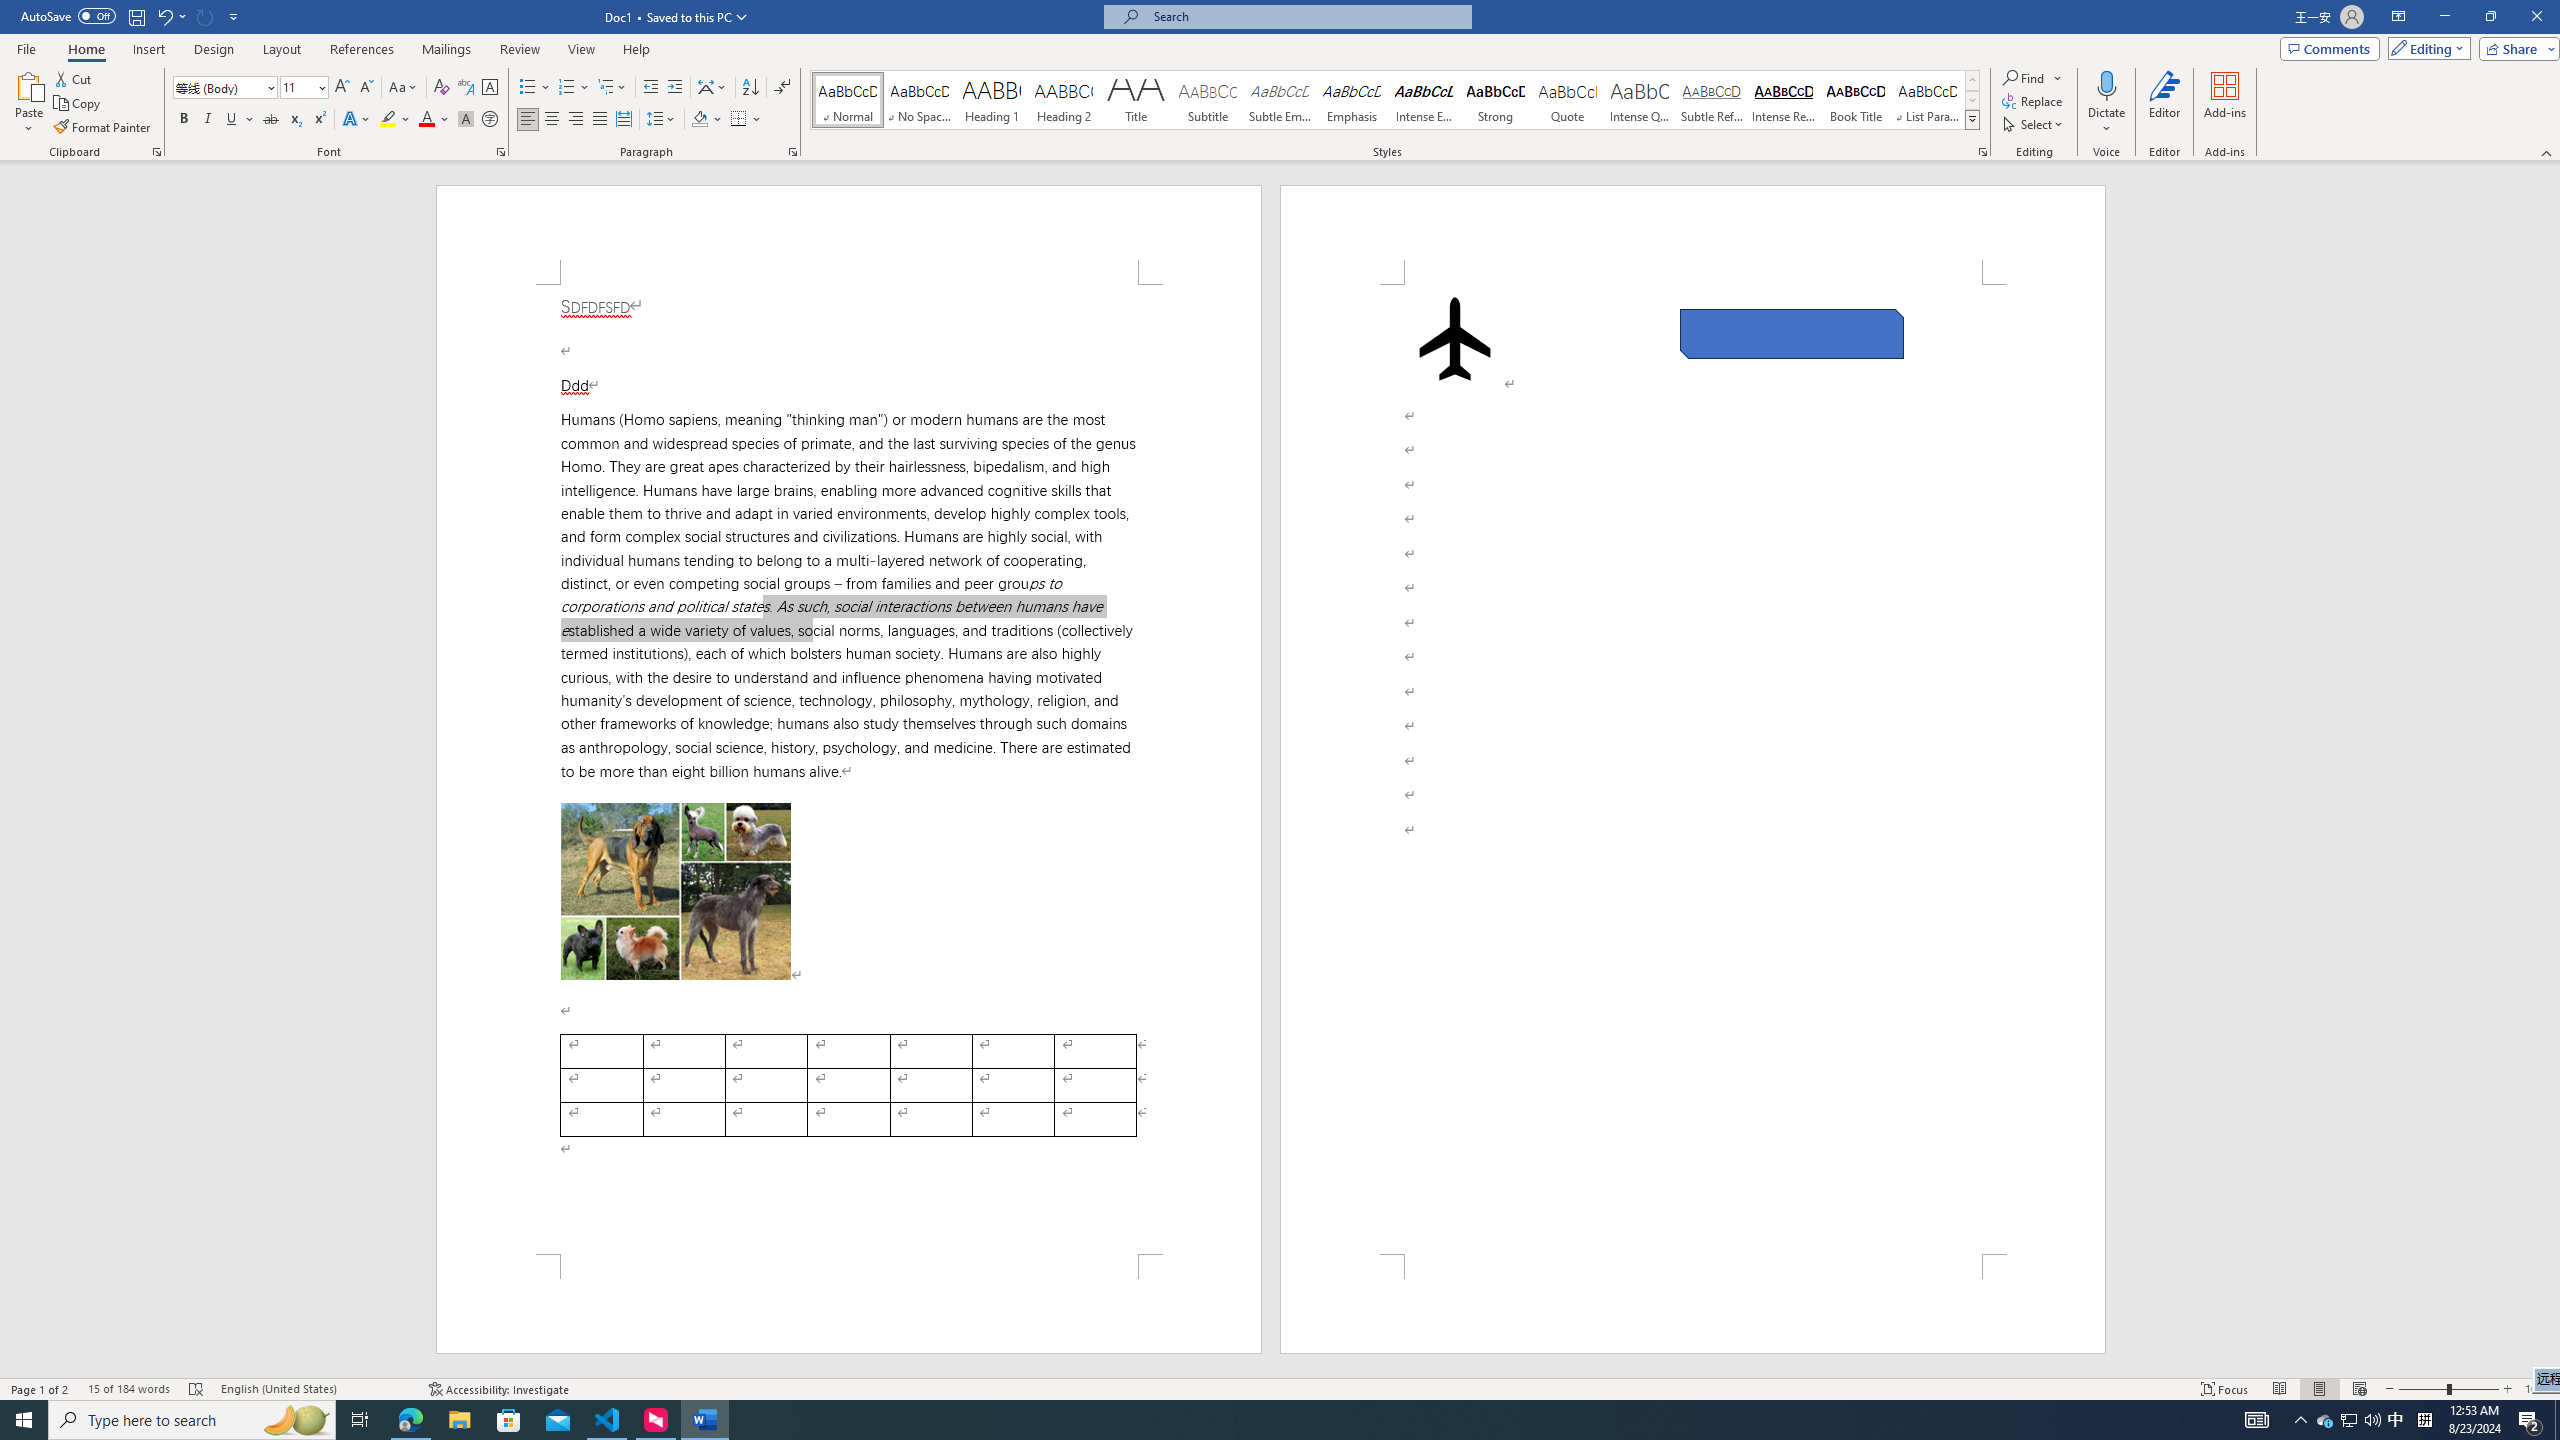 The height and width of the screenshot is (1440, 2560). Describe the element at coordinates (1784, 99) in the screenshot. I see `'Intense Reference'` at that location.